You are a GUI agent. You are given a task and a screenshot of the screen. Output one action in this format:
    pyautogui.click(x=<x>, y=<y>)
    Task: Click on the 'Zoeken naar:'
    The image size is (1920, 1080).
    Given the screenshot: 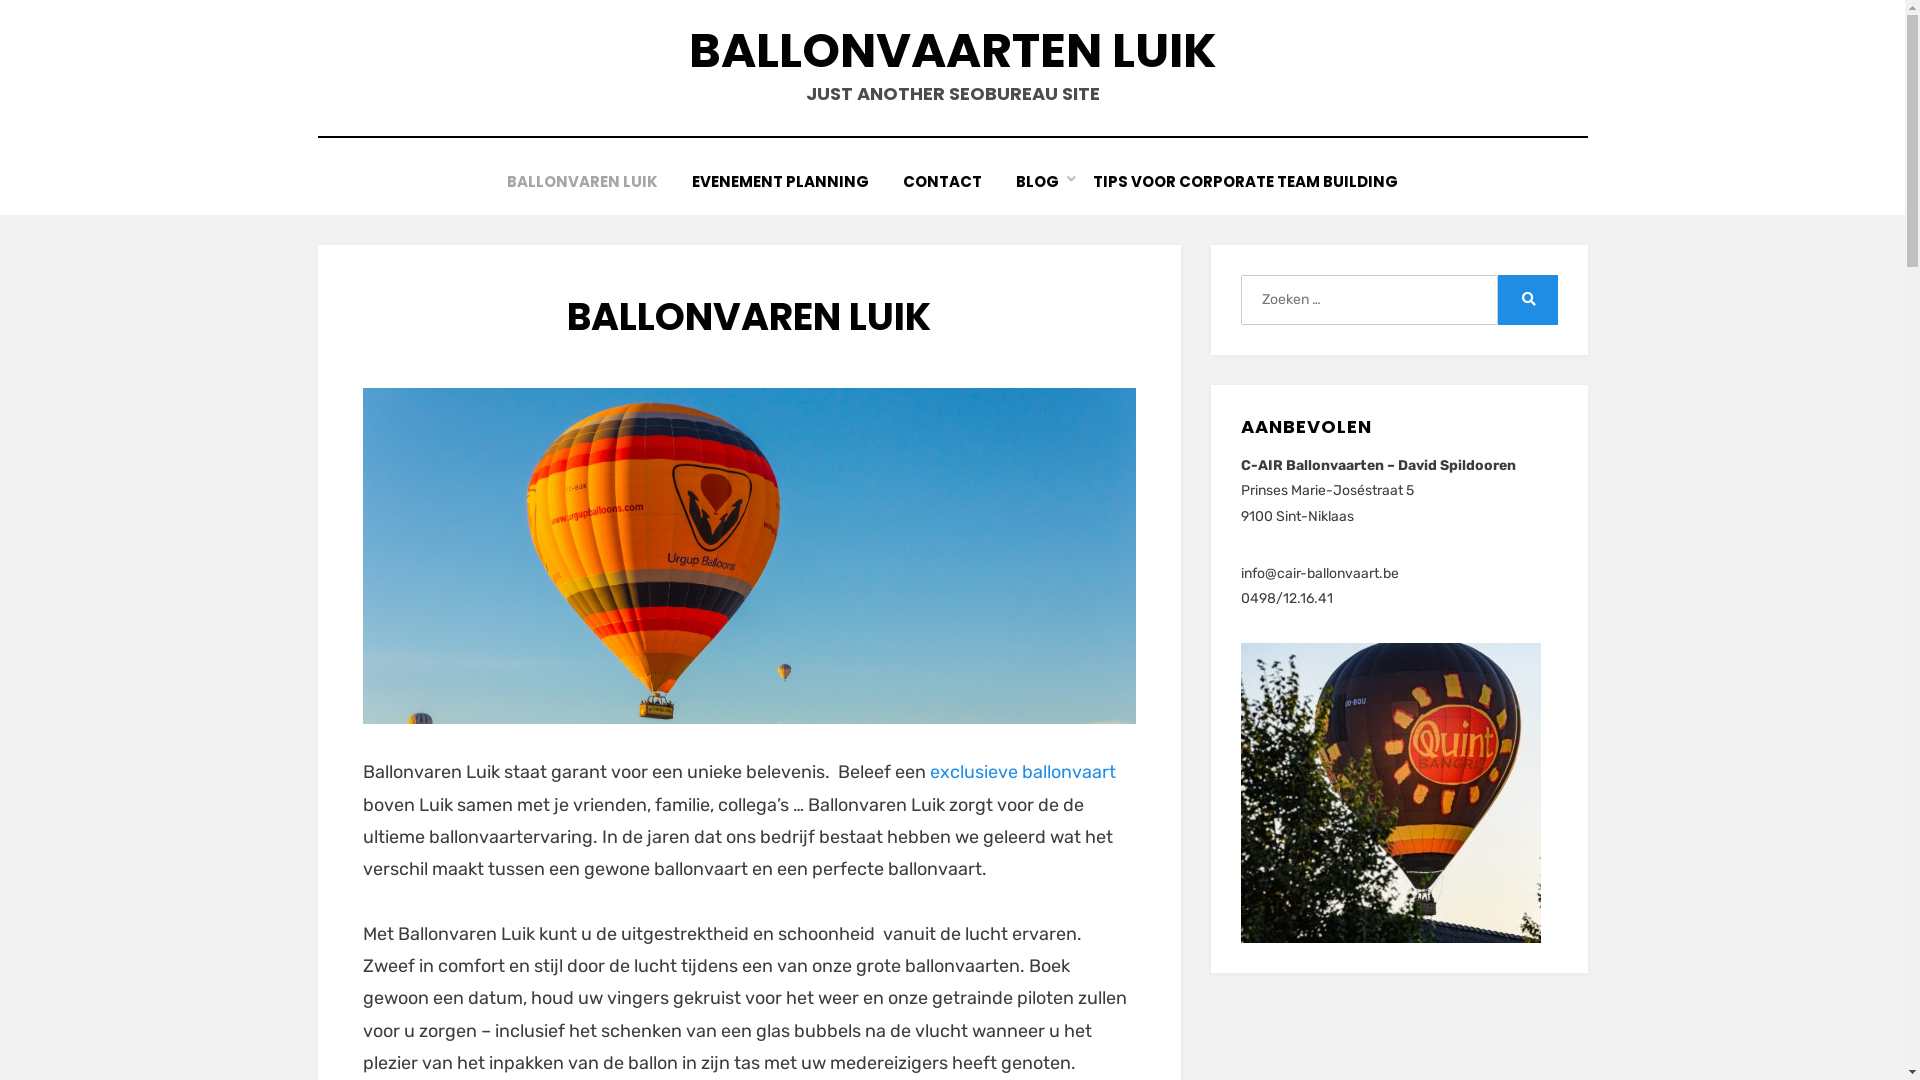 What is the action you would take?
    pyautogui.click(x=1367, y=300)
    